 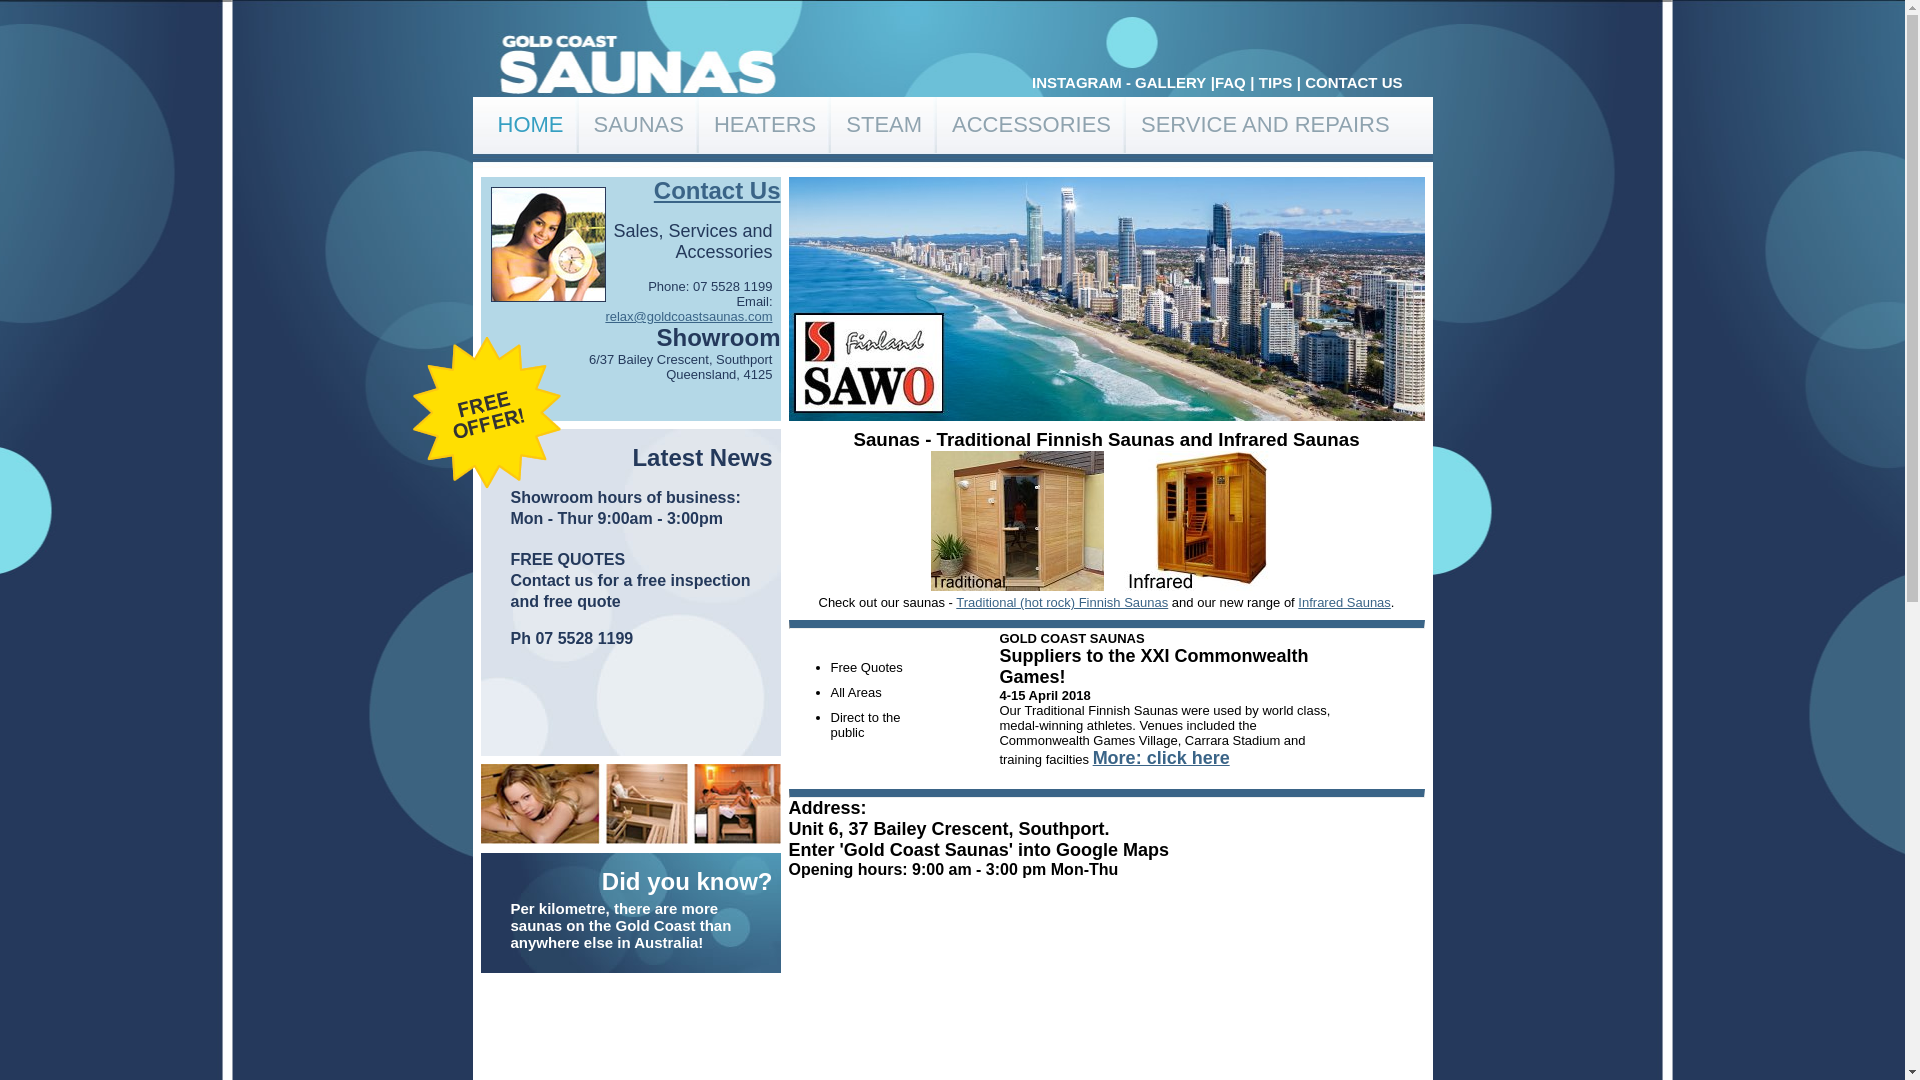 I want to click on 'Contact Us', so click(x=717, y=190).